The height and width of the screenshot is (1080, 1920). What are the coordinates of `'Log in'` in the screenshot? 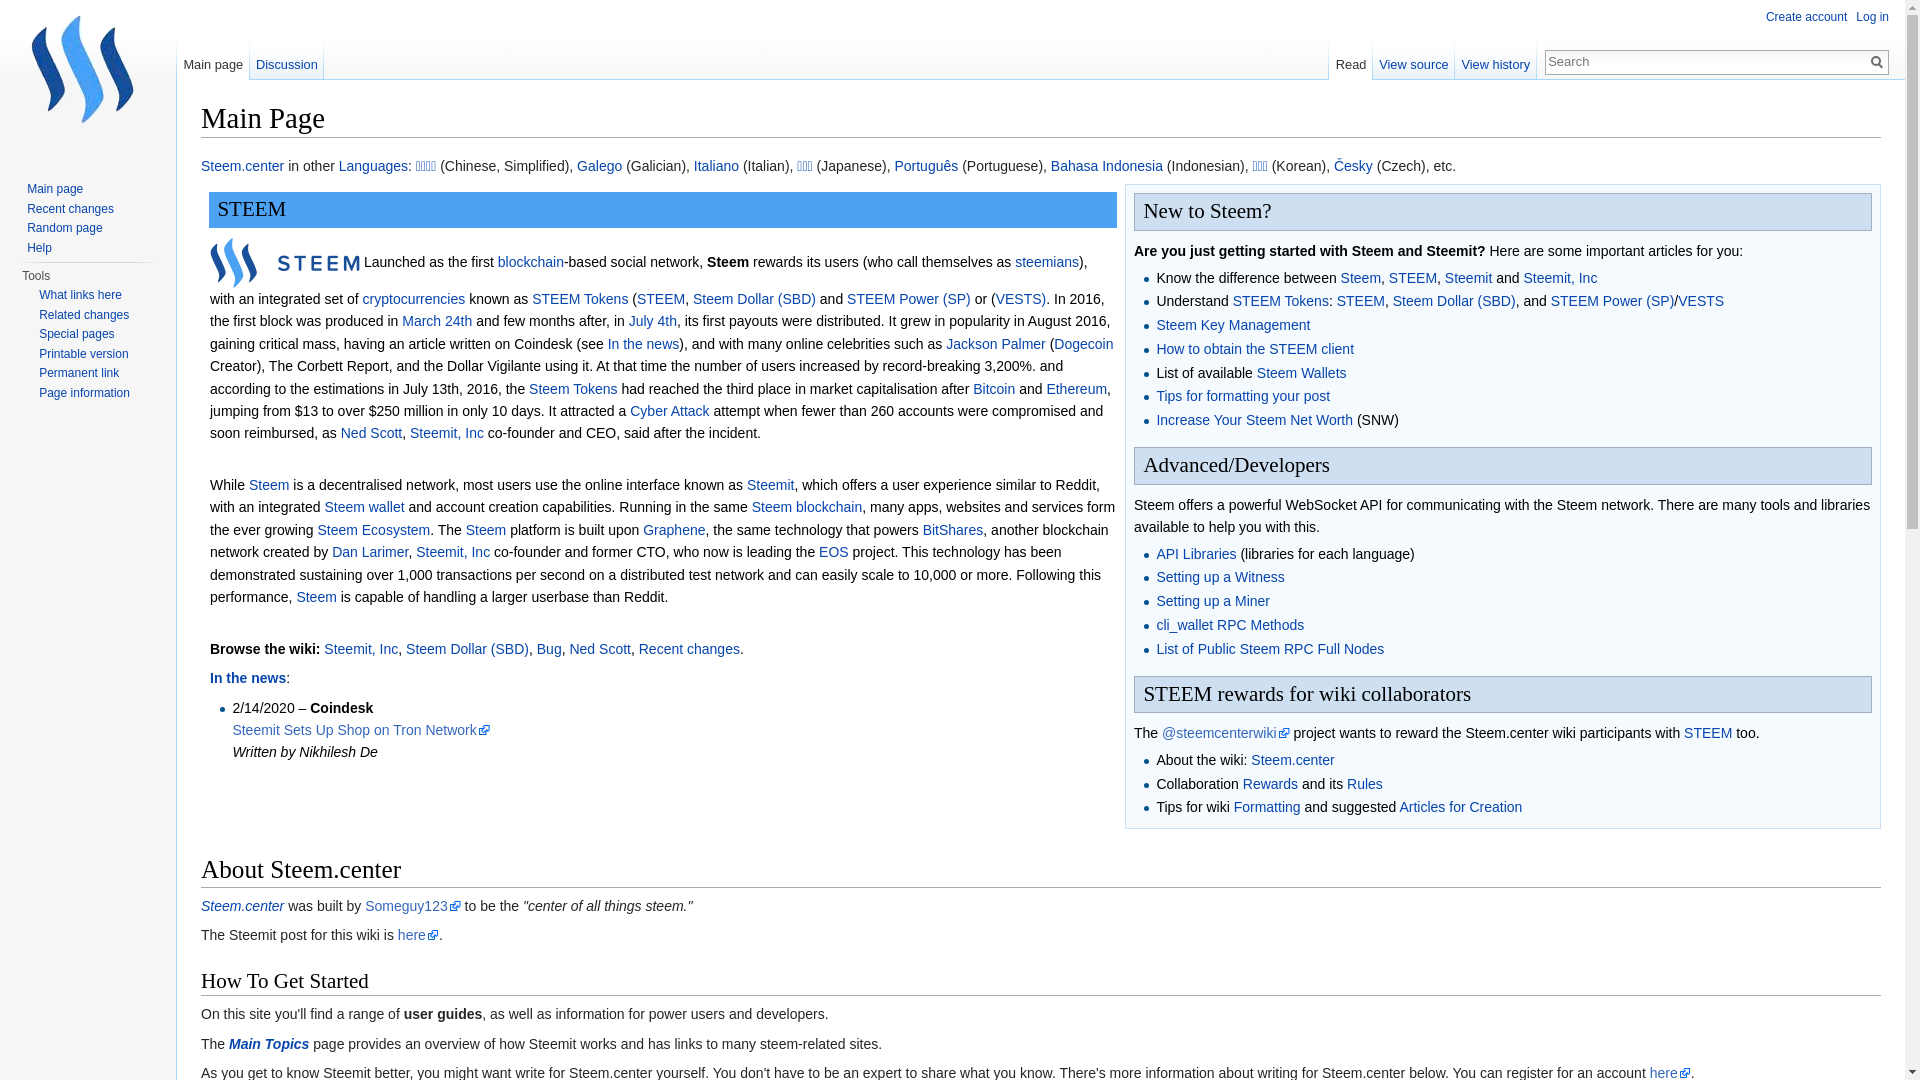 It's located at (1871, 16).